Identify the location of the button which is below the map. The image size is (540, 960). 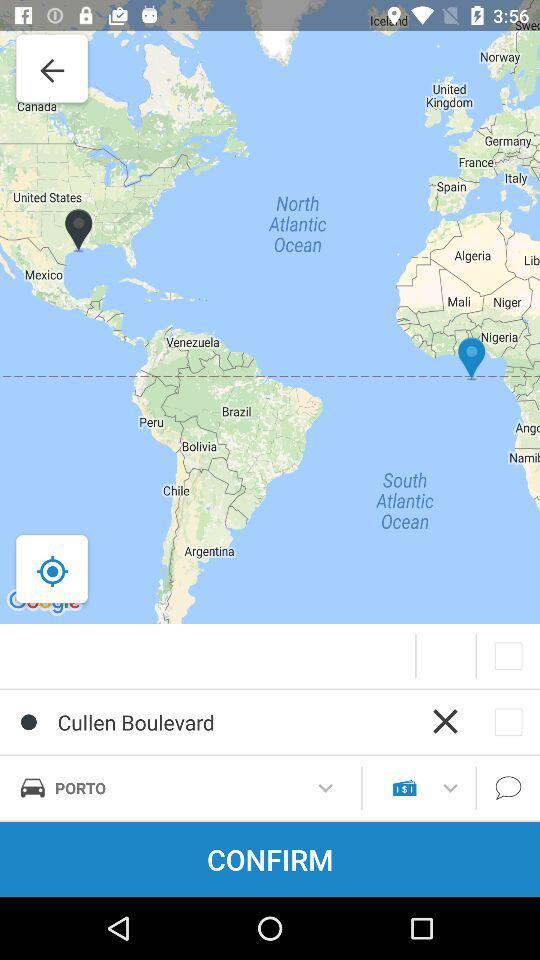
(508, 655).